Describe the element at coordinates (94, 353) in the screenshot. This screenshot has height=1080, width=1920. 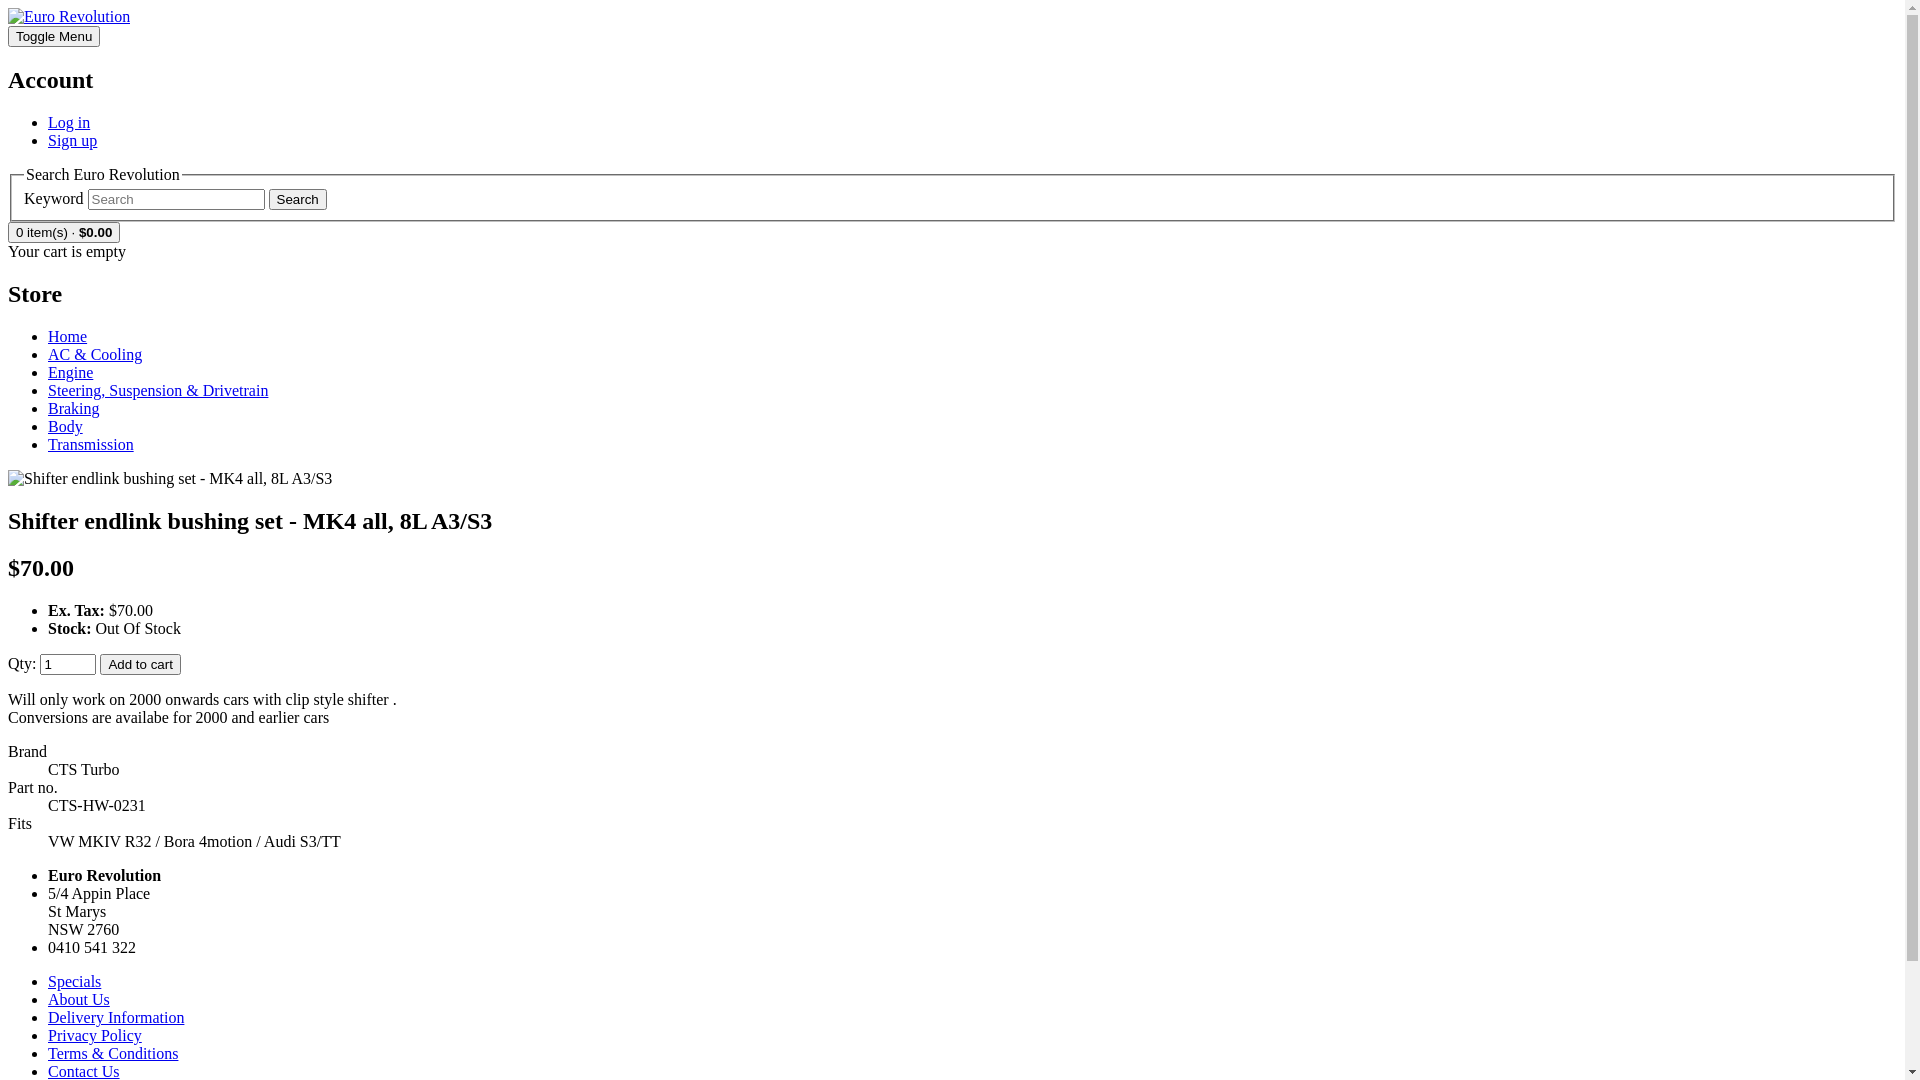
I see `'AC & Cooling'` at that location.